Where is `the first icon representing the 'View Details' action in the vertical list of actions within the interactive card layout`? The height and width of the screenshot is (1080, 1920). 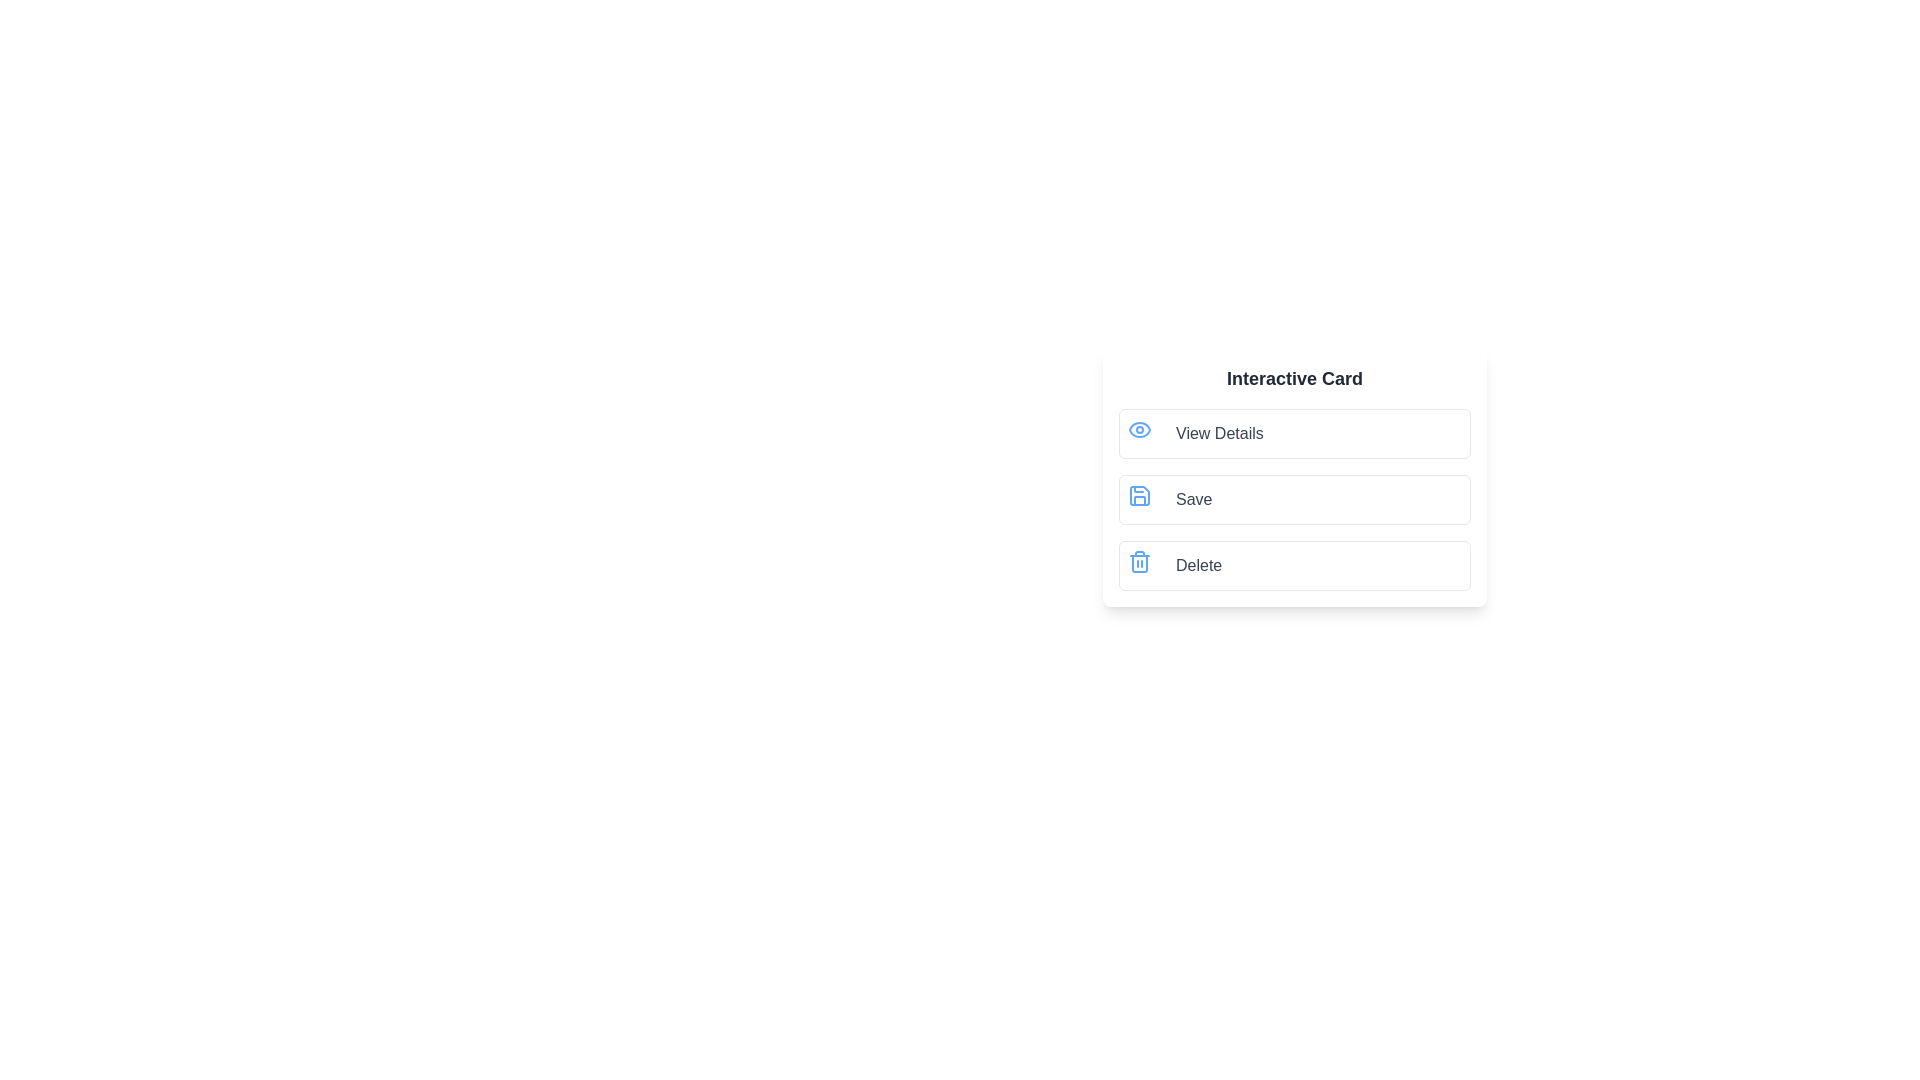 the first icon representing the 'View Details' action in the vertical list of actions within the interactive card layout is located at coordinates (1140, 428).